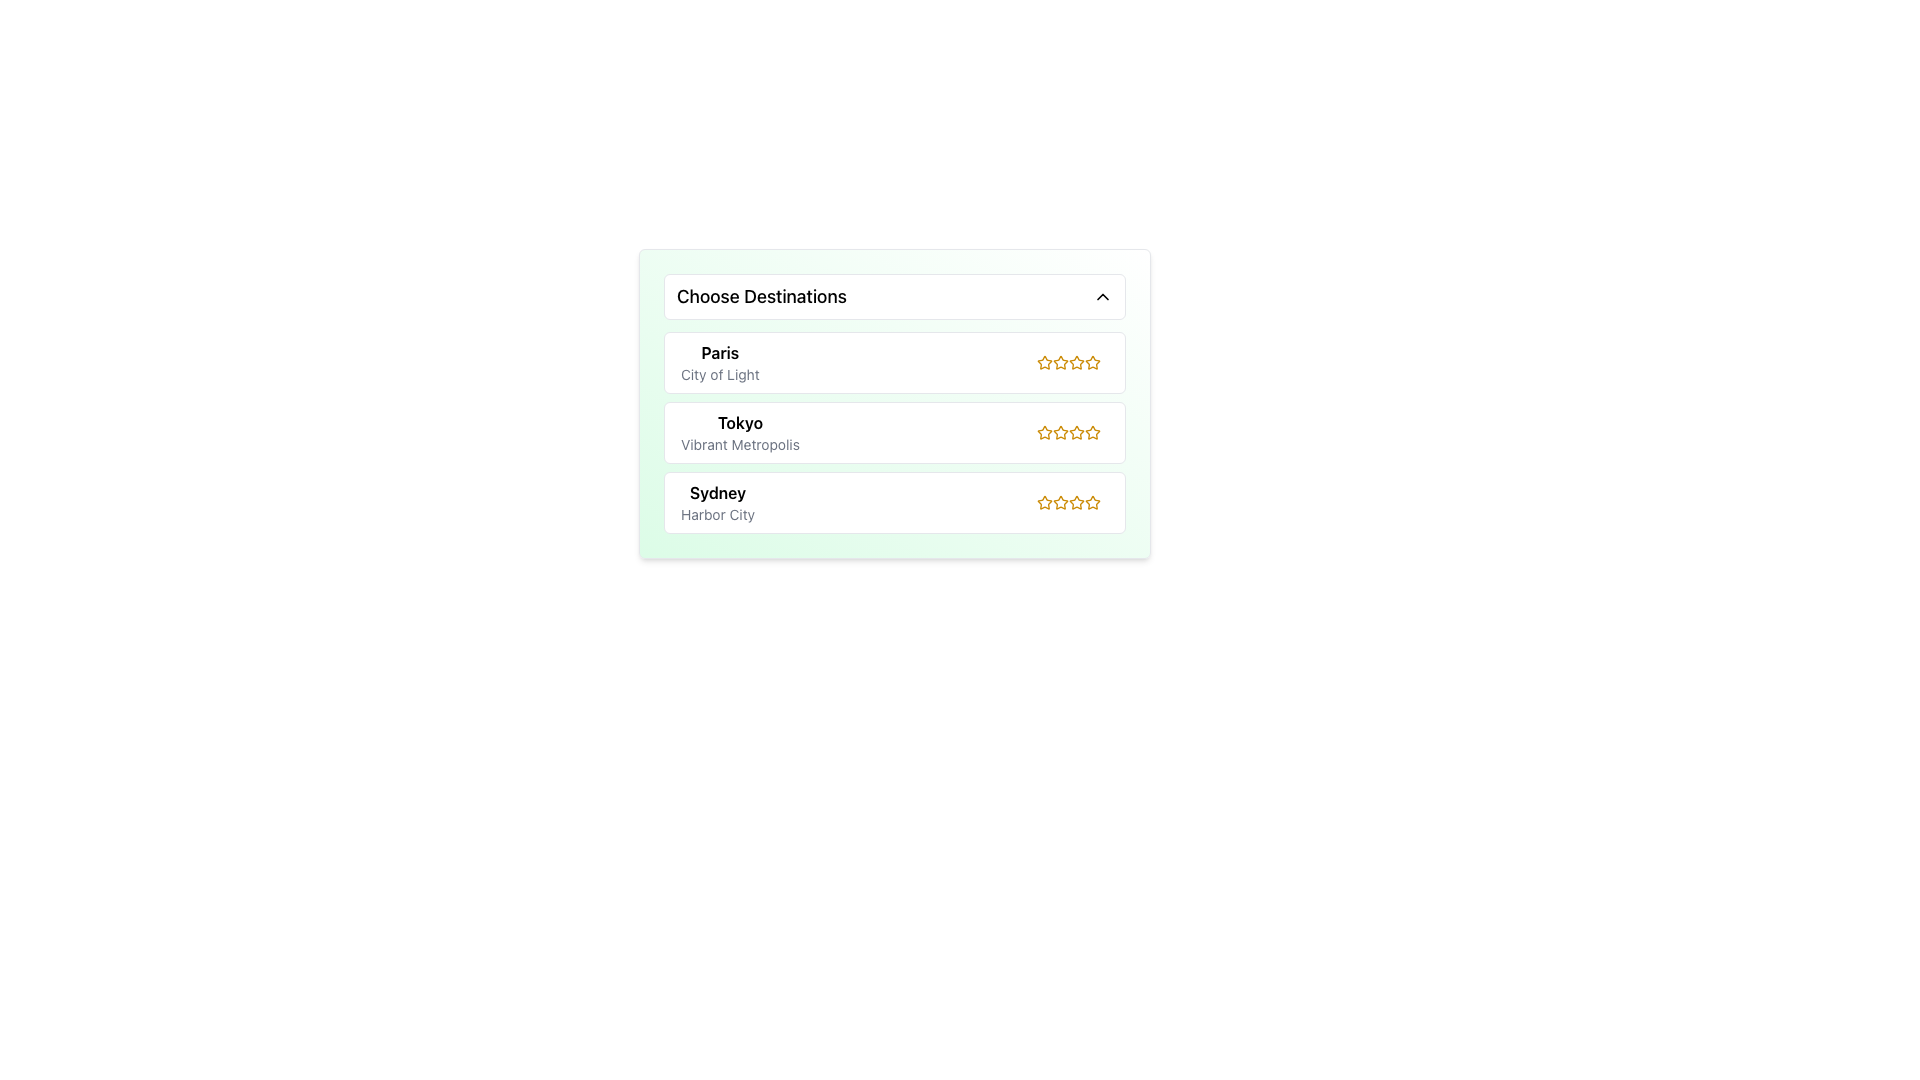 The image size is (1920, 1080). Describe the element at coordinates (1044, 362) in the screenshot. I see `the leftmost star icon in the rating component for the 'Paris' option` at that location.